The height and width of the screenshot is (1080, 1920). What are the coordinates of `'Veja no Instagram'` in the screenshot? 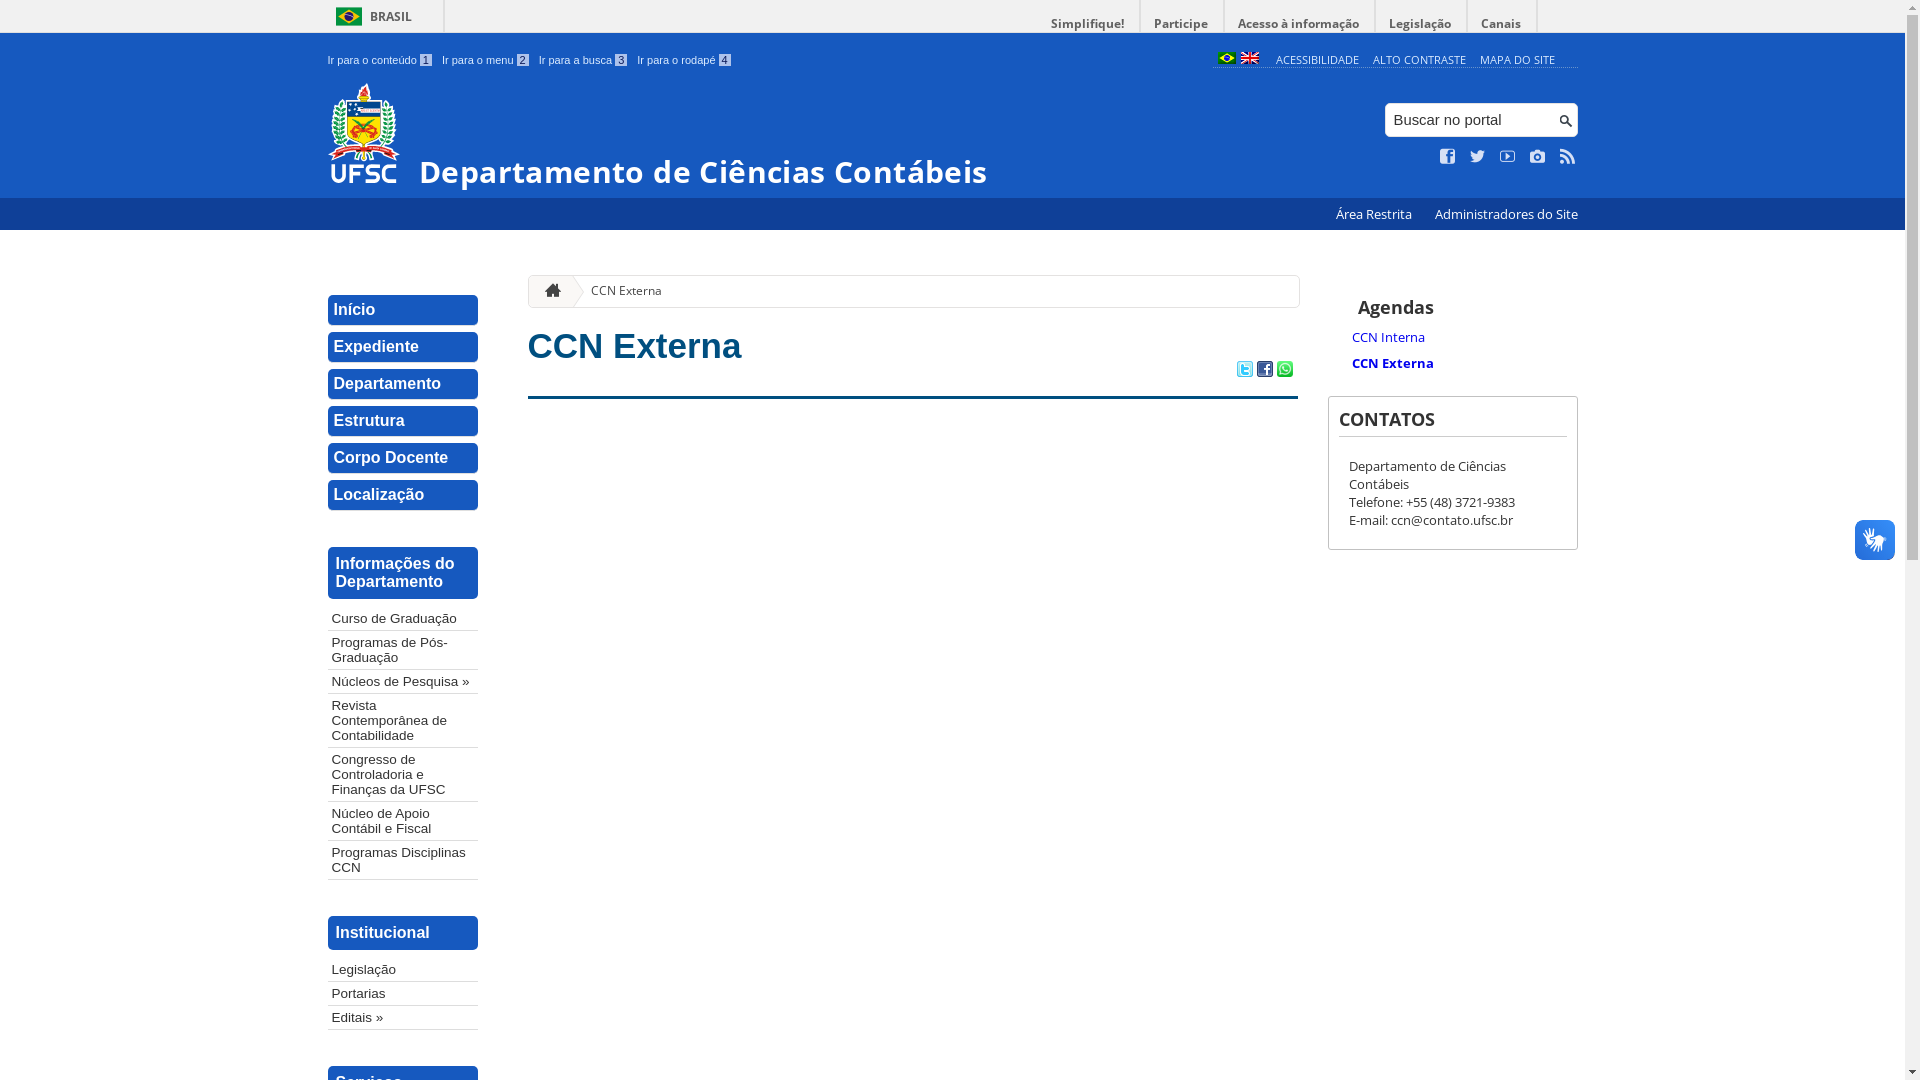 It's located at (1536, 156).